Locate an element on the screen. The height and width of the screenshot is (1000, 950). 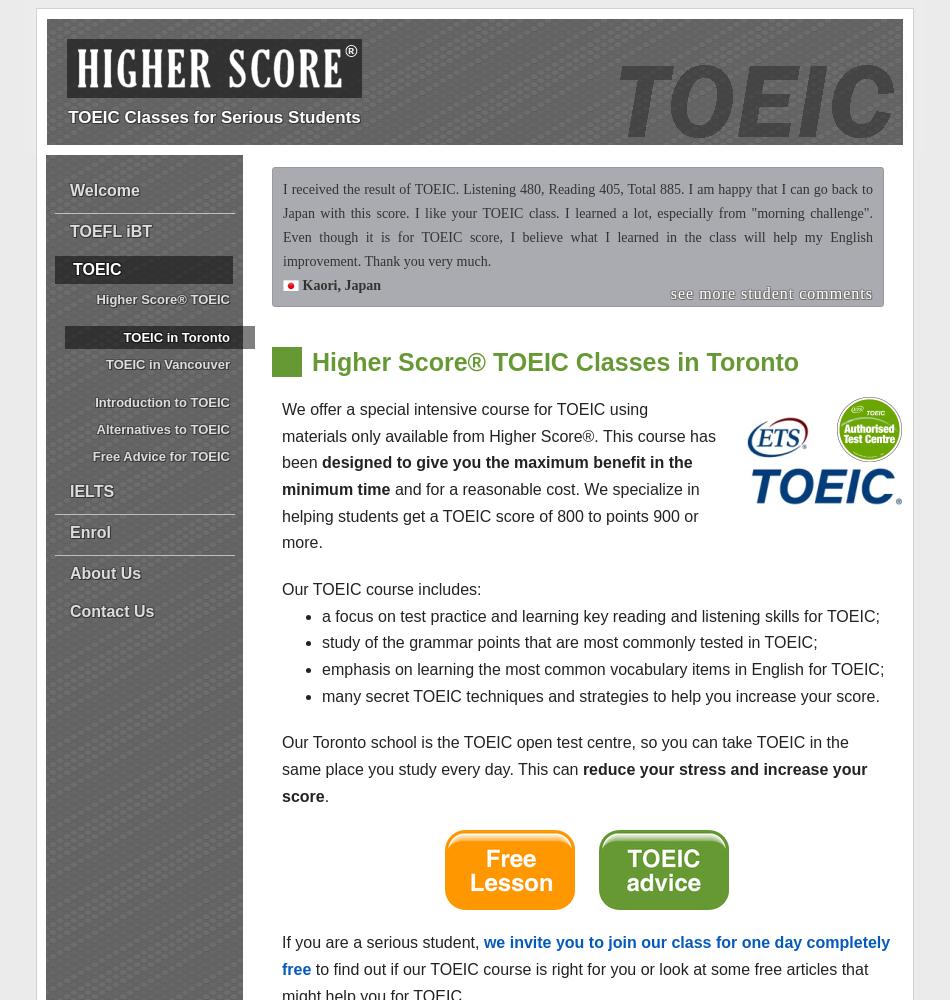
'Enrol' is located at coordinates (89, 532).